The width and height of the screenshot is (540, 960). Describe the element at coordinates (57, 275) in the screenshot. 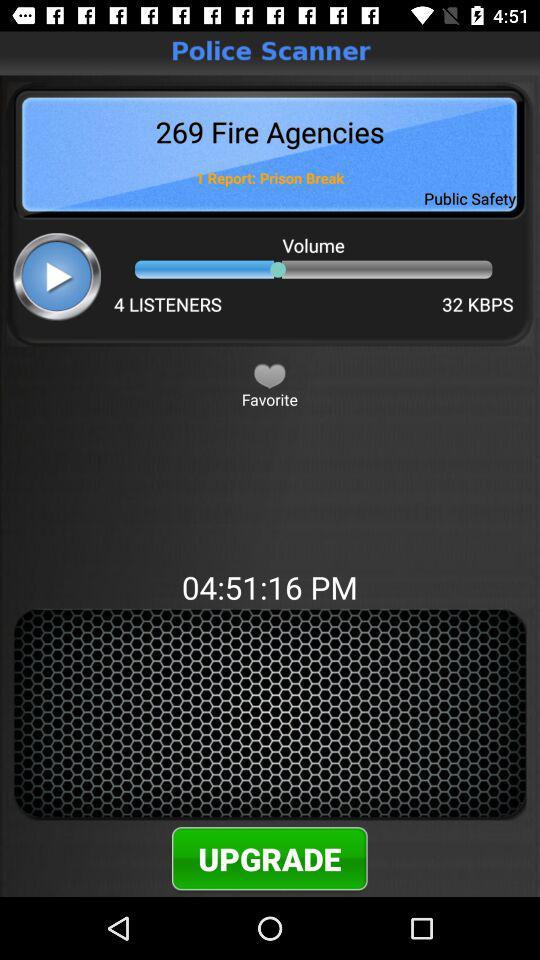

I see `play` at that location.